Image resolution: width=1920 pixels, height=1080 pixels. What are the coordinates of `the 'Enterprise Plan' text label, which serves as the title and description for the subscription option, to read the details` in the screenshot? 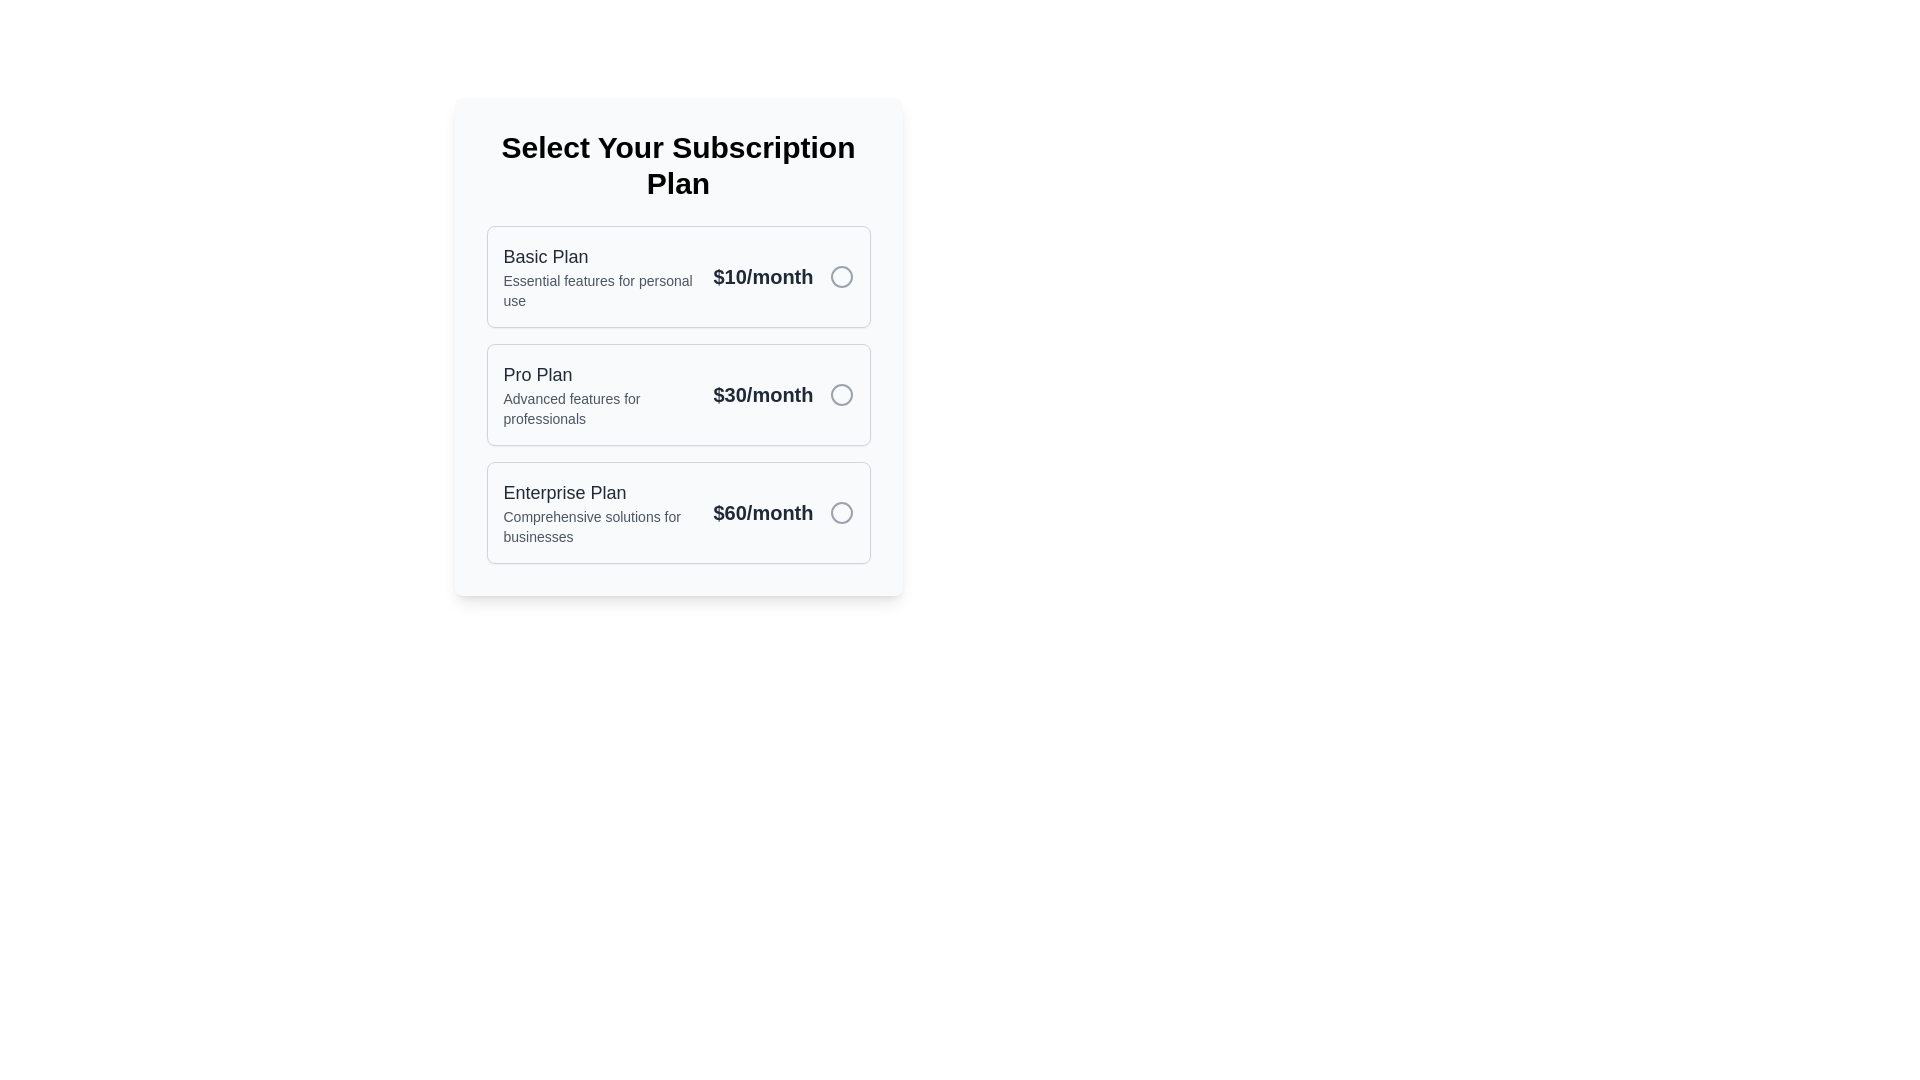 It's located at (599, 512).